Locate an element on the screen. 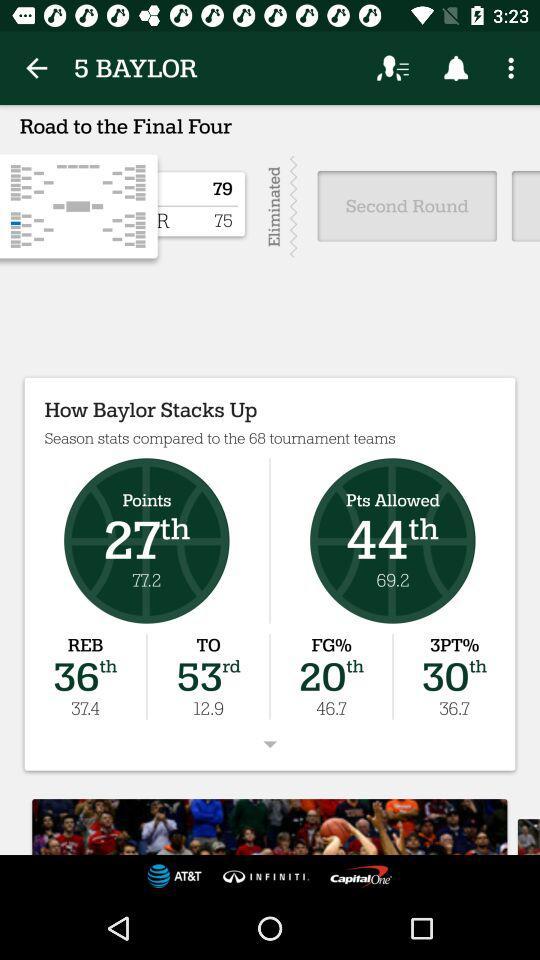  the font icon is located at coordinates (515, 837).